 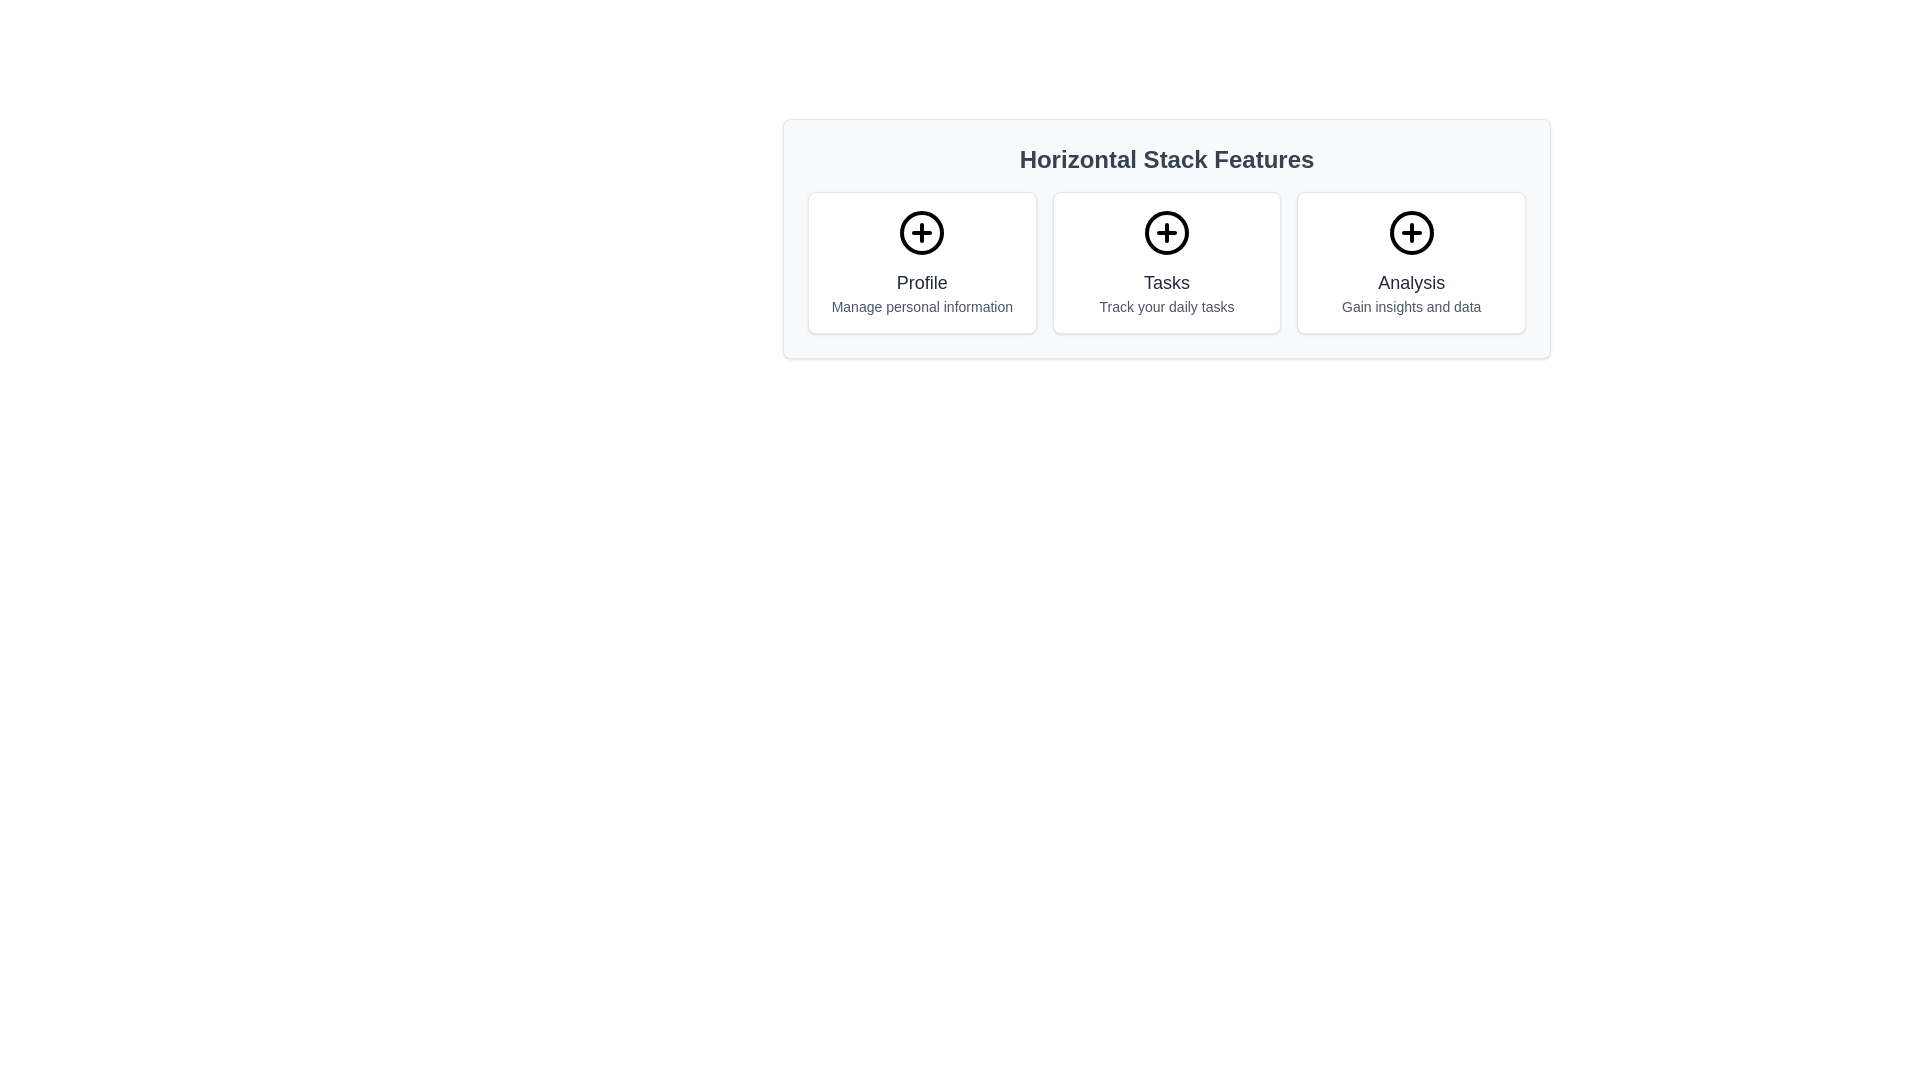 I want to click on the center of the '+' icon represented by a circle with a black stroke, located within the 'Profile' feature card, which is the leftmost of three cards under the 'Horizontal Stack Features' header, so click(x=921, y=231).